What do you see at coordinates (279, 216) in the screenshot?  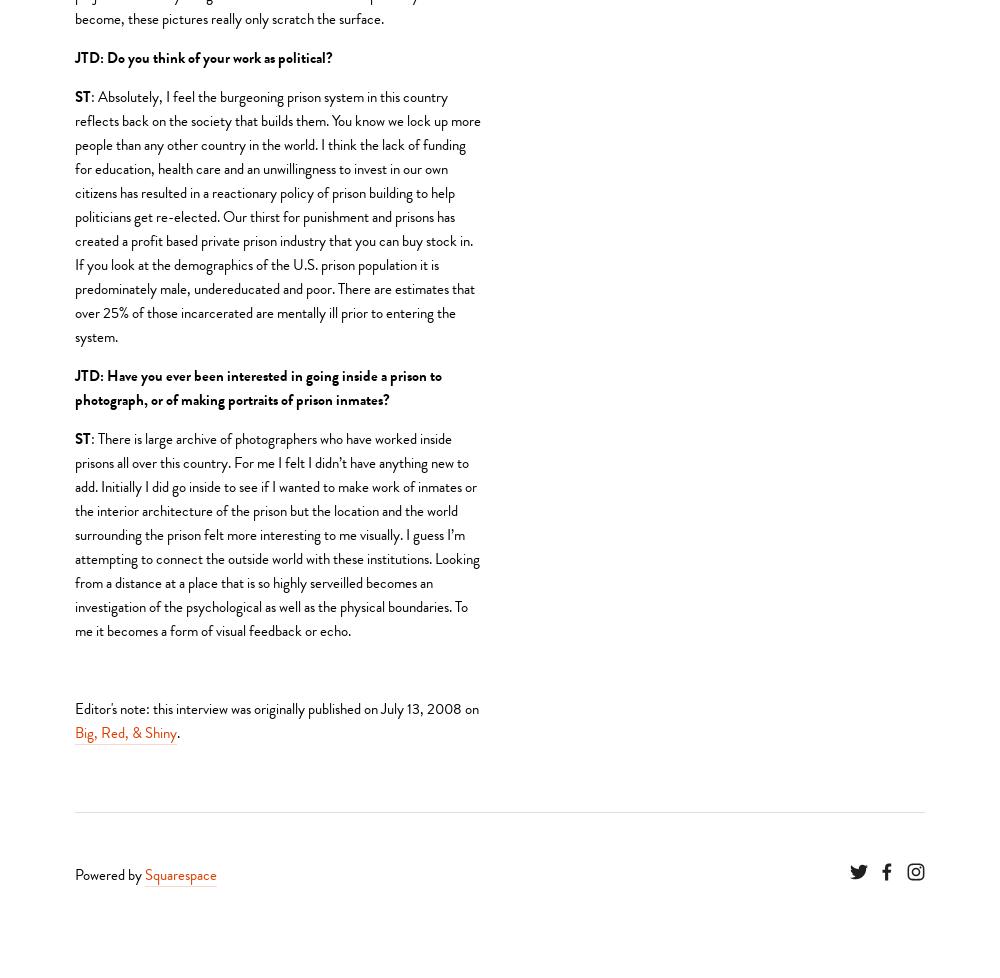 I see `': Absolutely, I feel the burgeoning prison system in this country reflects back on the society that builds them. You know we lock up more people than any other country in the world. I think the lack of funding for education, health care and an unwillingness to invest in our own citizens has resulted in a reactionary policy of prison building to help politicians get re-elected. Our thirst for punishment and prisons has created a profit based private prison industry that you can buy stock in. If you look at the demographics of the U.S. prison population it is predominately male, undereducated and poor. There are estimates that over 25% of those incarcerated are mentally ill prior to entering the system.'` at bounding box center [279, 216].